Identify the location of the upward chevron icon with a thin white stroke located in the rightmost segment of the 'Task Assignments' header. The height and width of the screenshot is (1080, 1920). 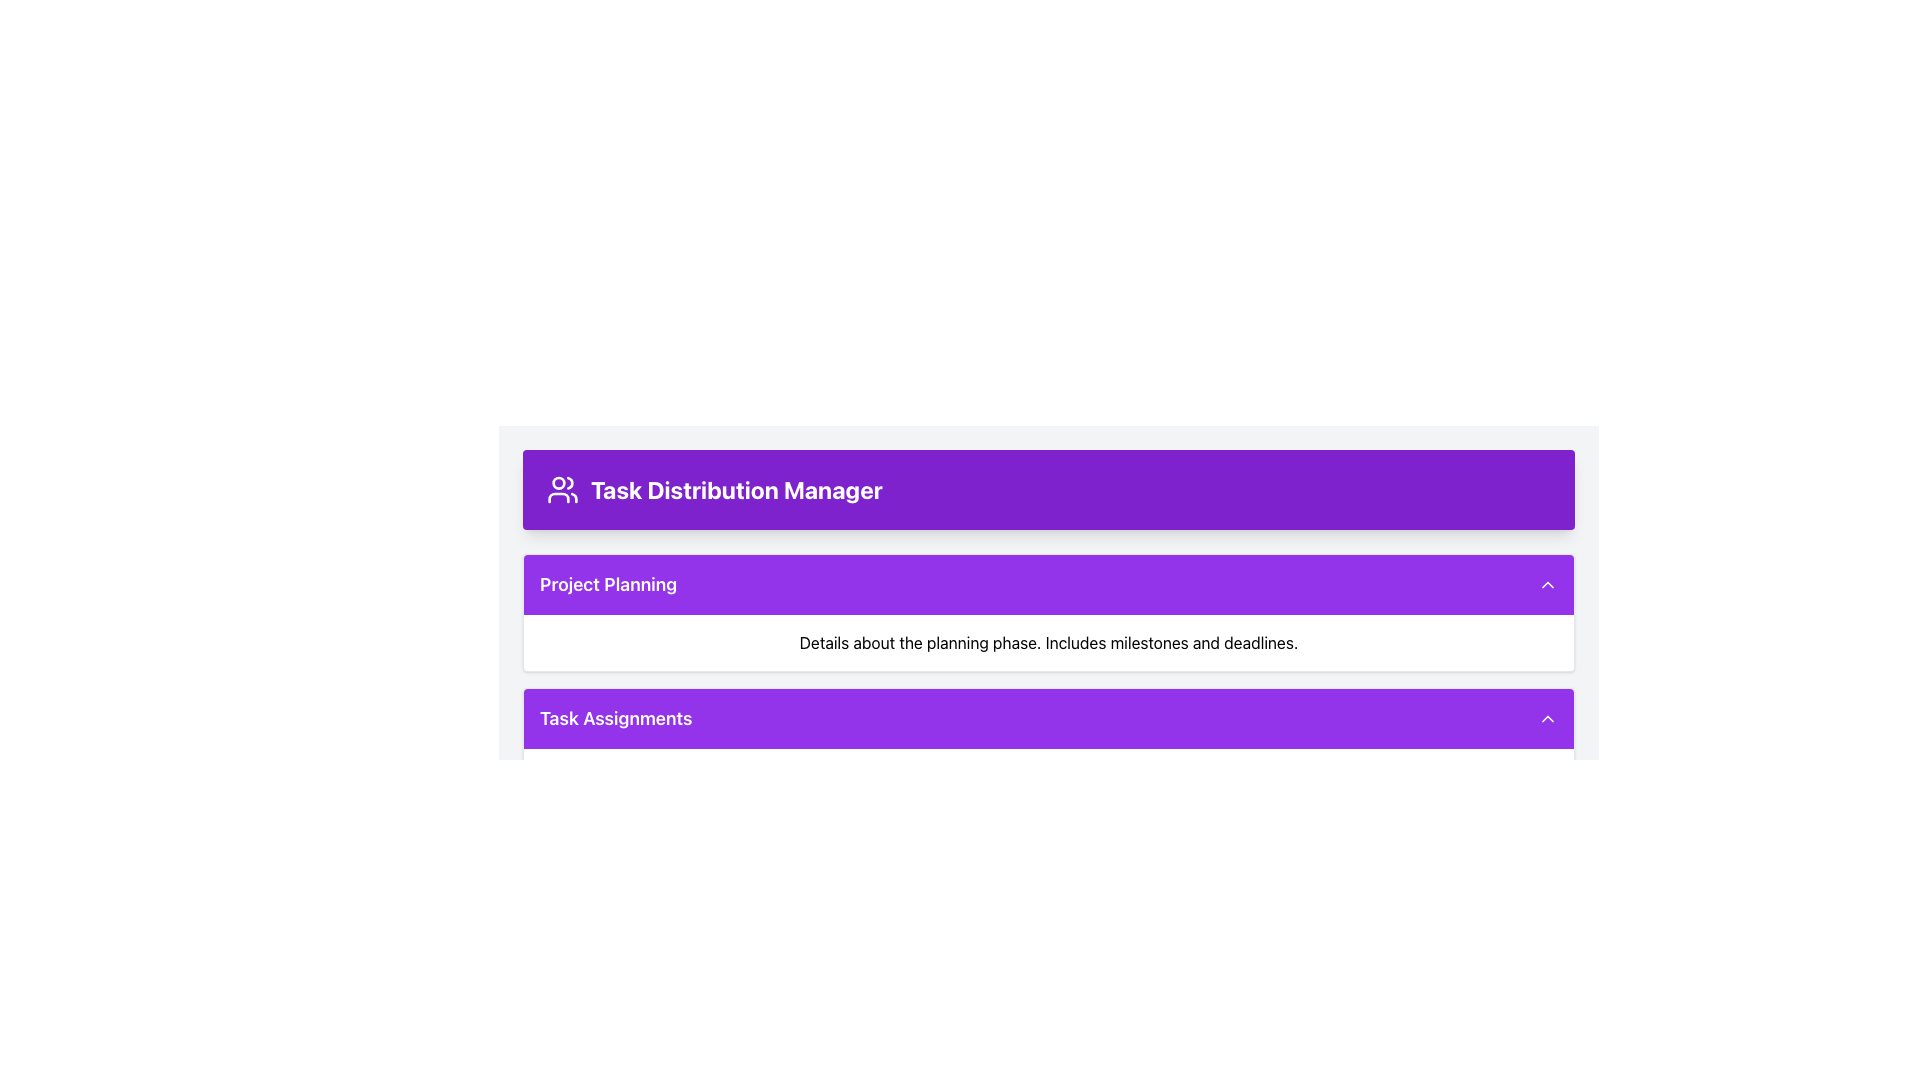
(1547, 717).